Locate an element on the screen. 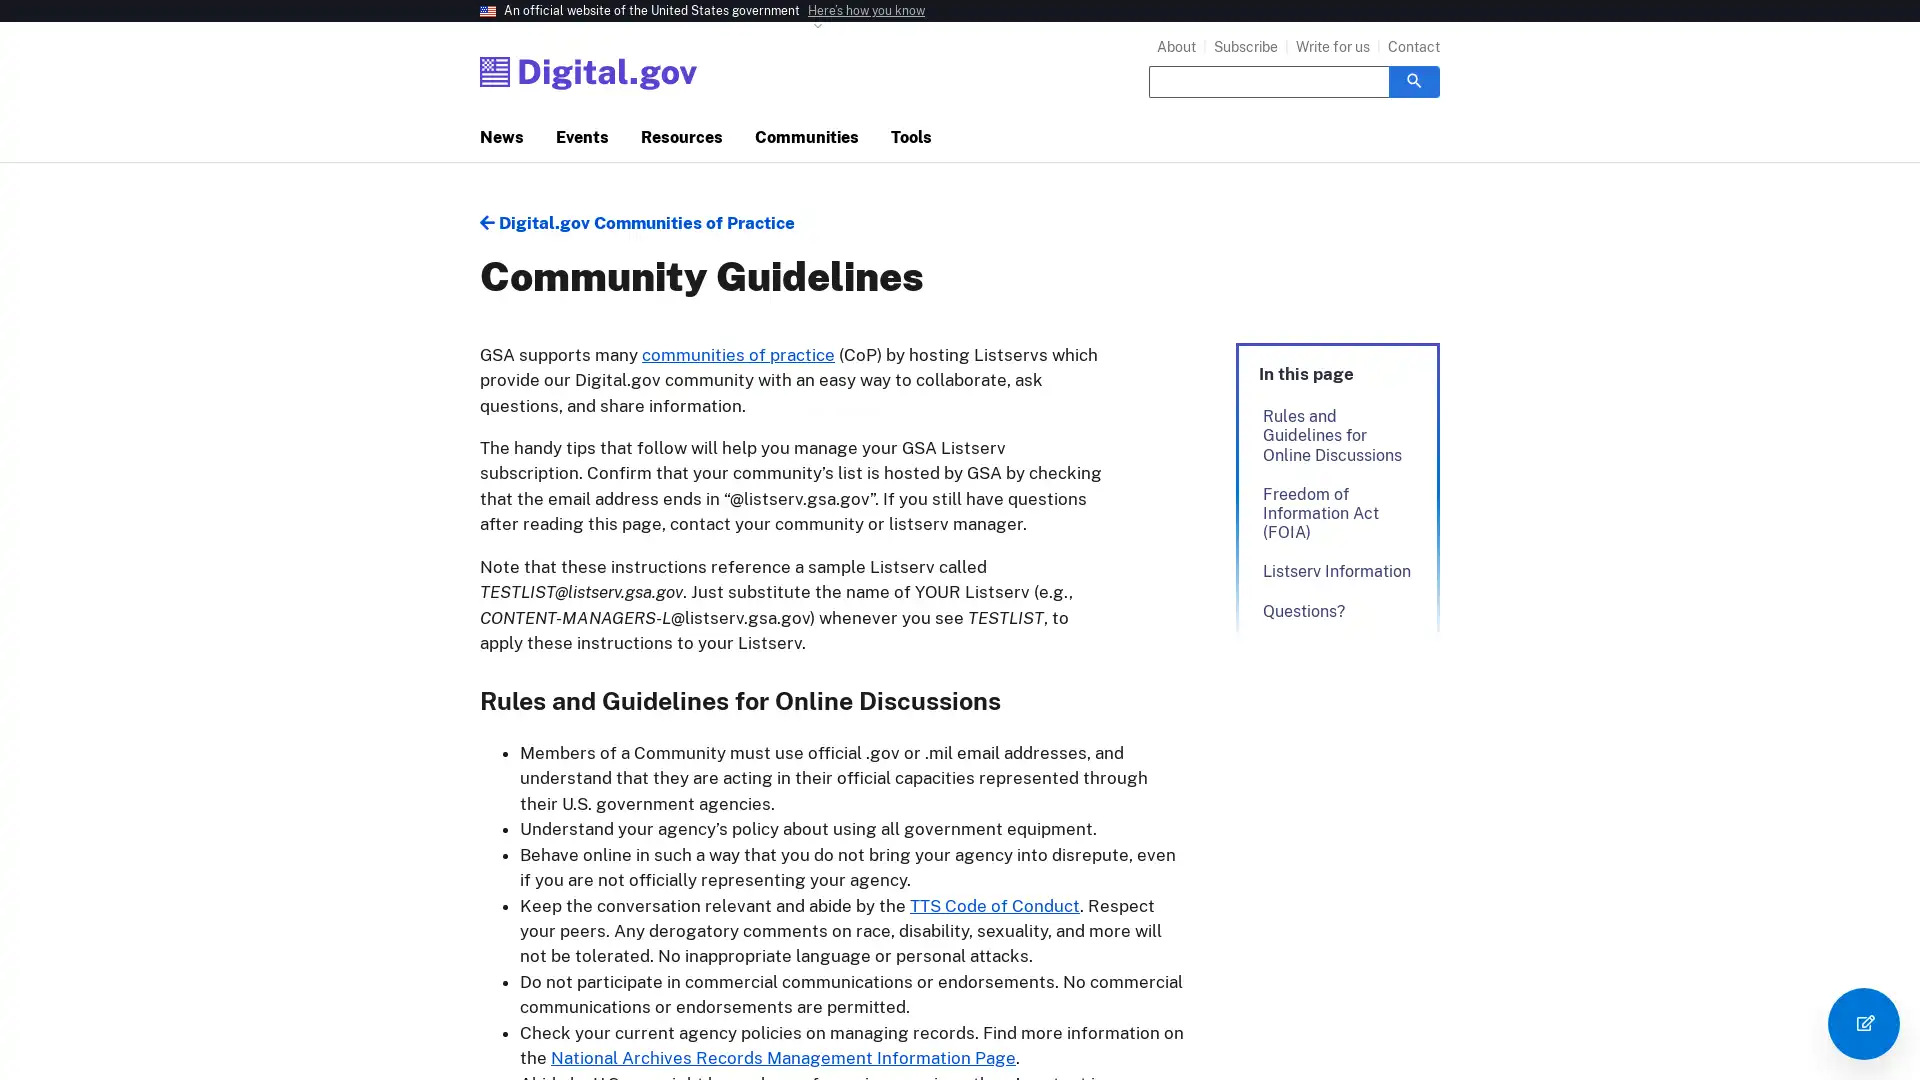  Heres how you know is located at coordinates (866, 11).